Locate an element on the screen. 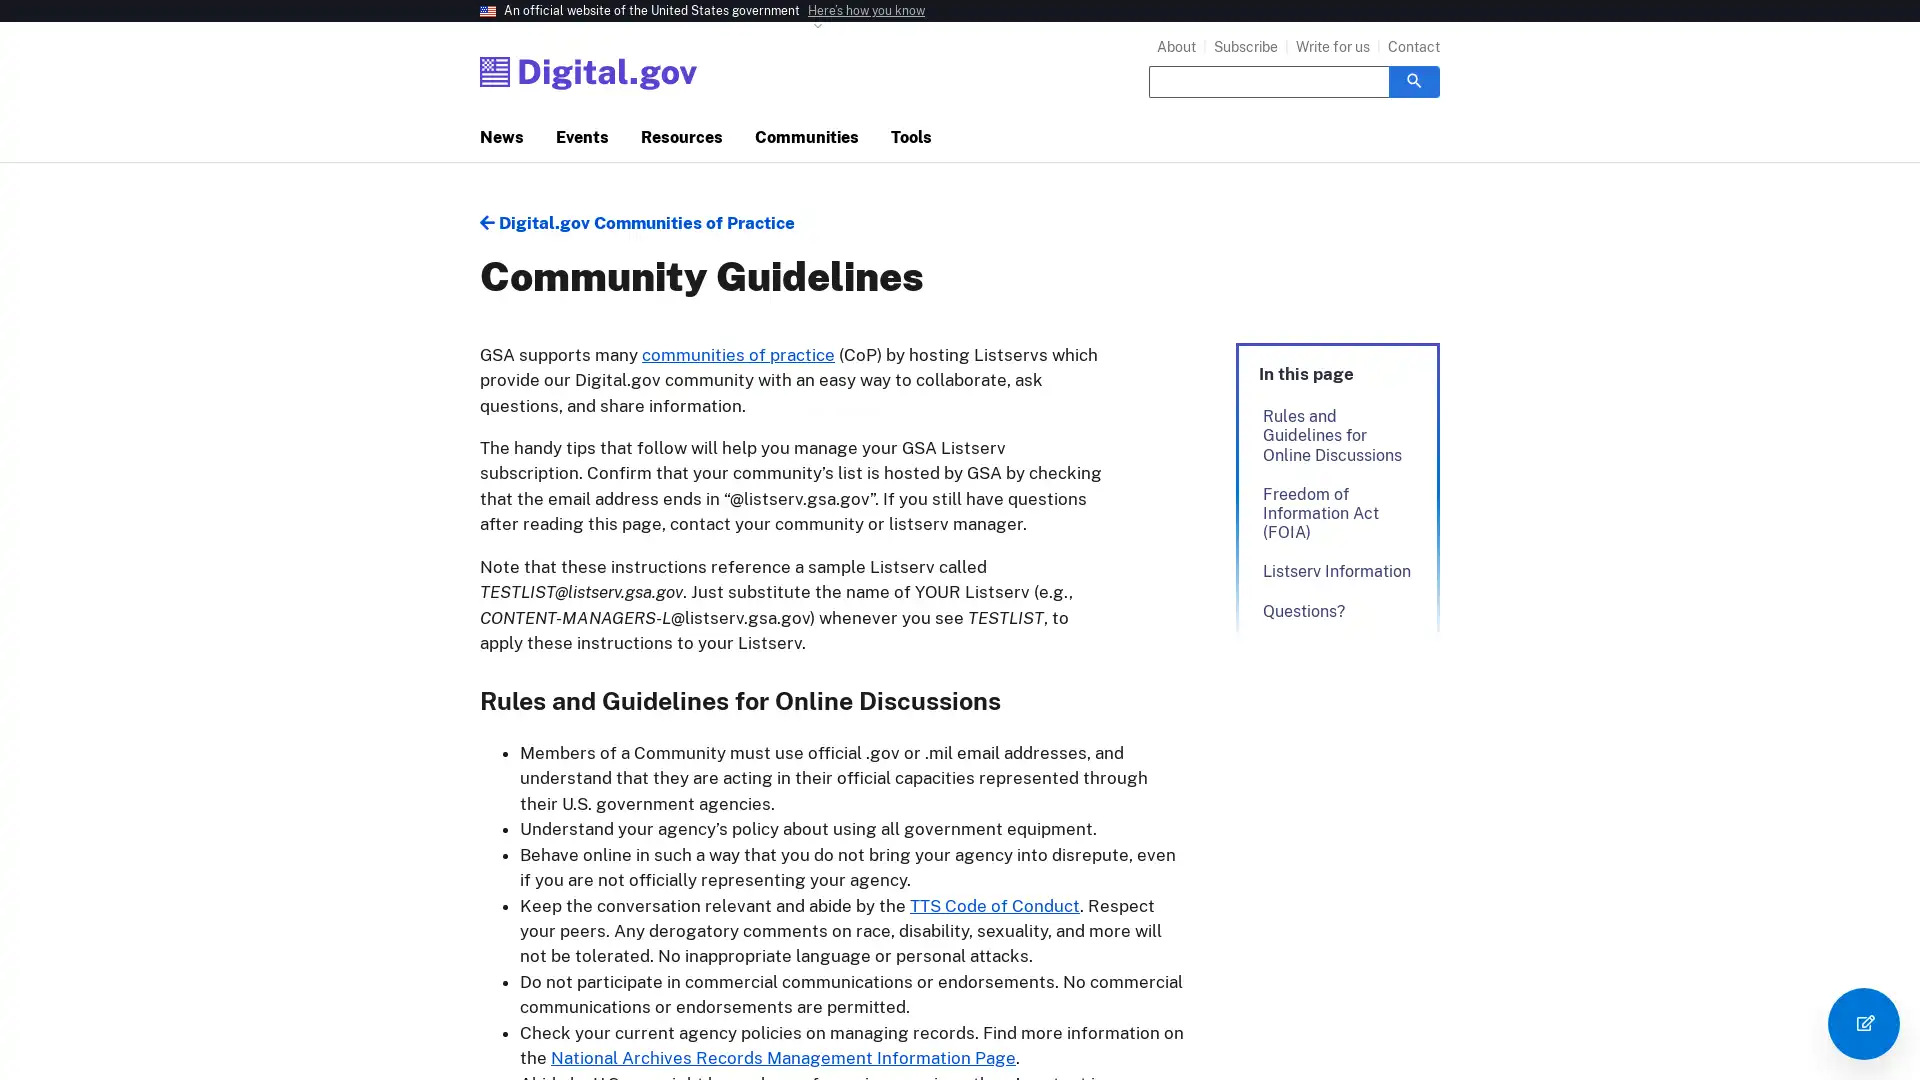  Heres how you know is located at coordinates (866, 11).